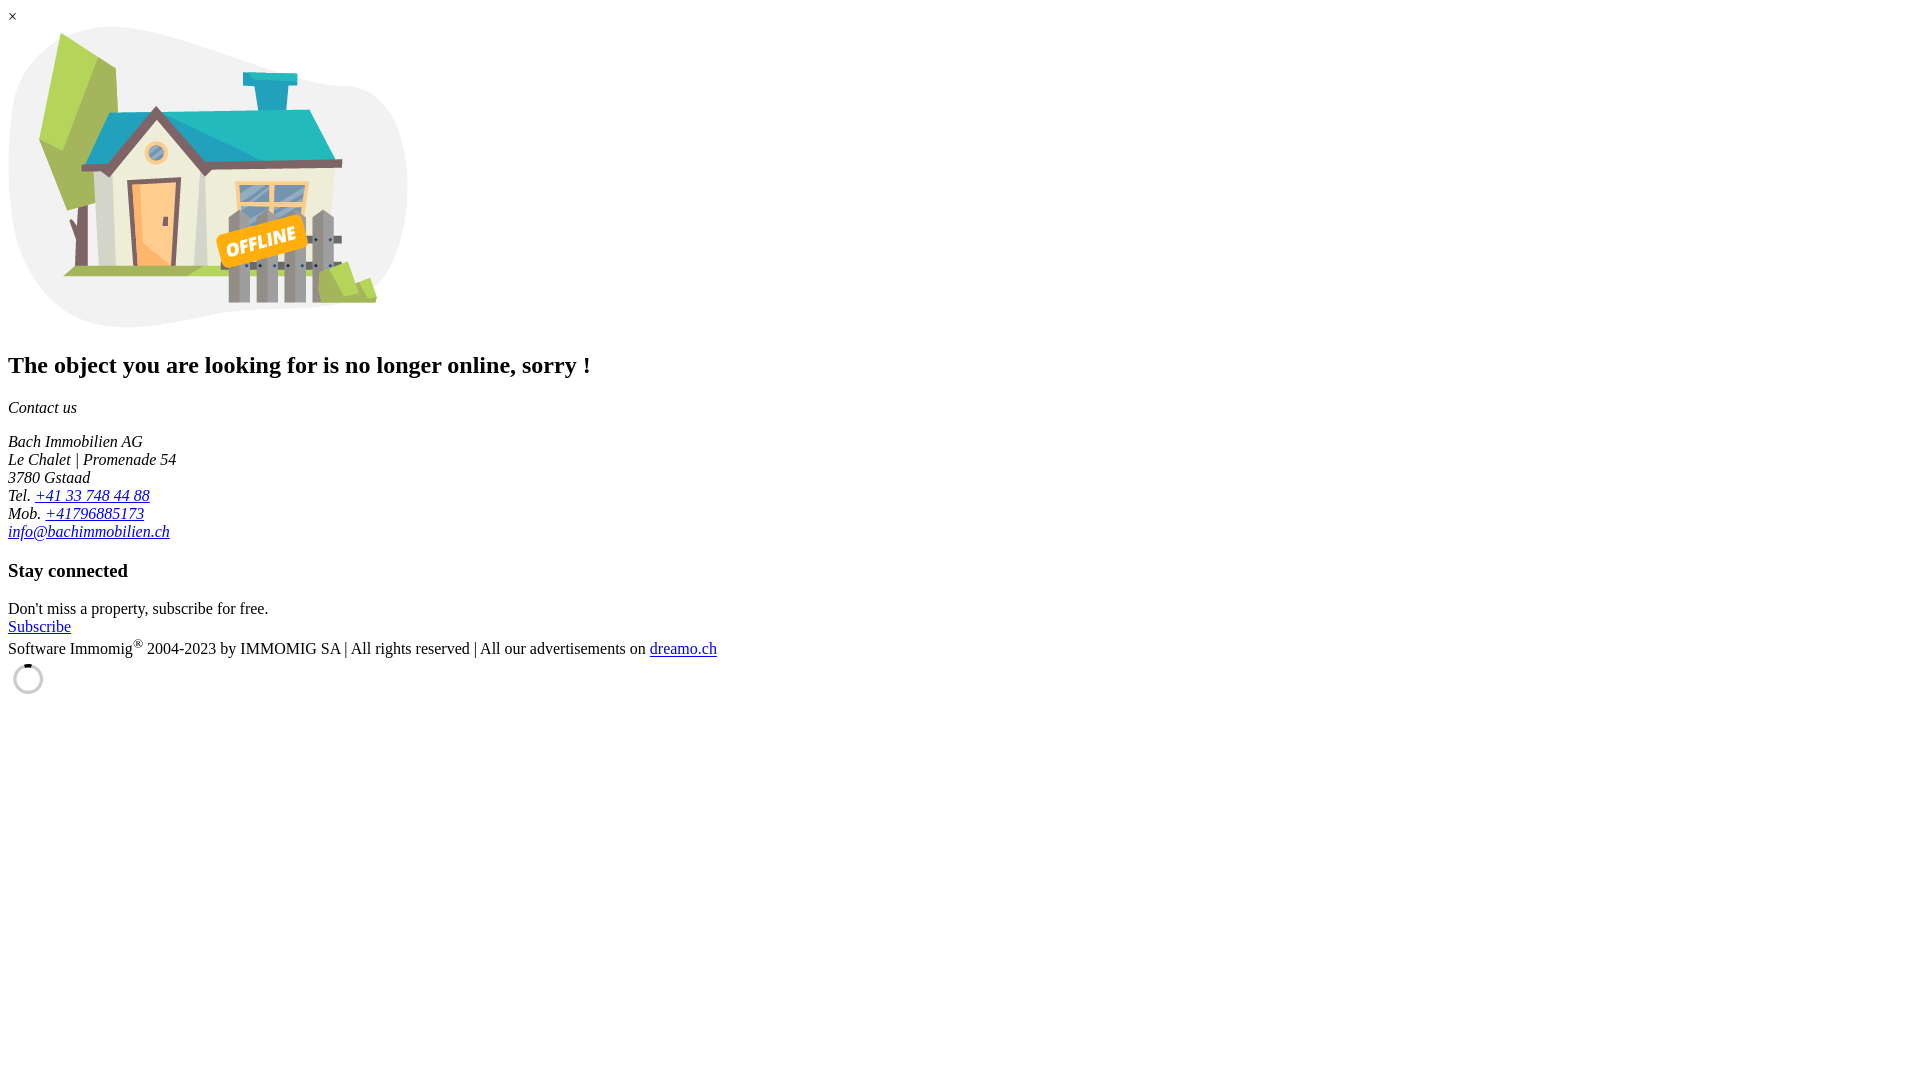 This screenshot has width=1920, height=1080. I want to click on 'dreamo.ch', so click(683, 649).